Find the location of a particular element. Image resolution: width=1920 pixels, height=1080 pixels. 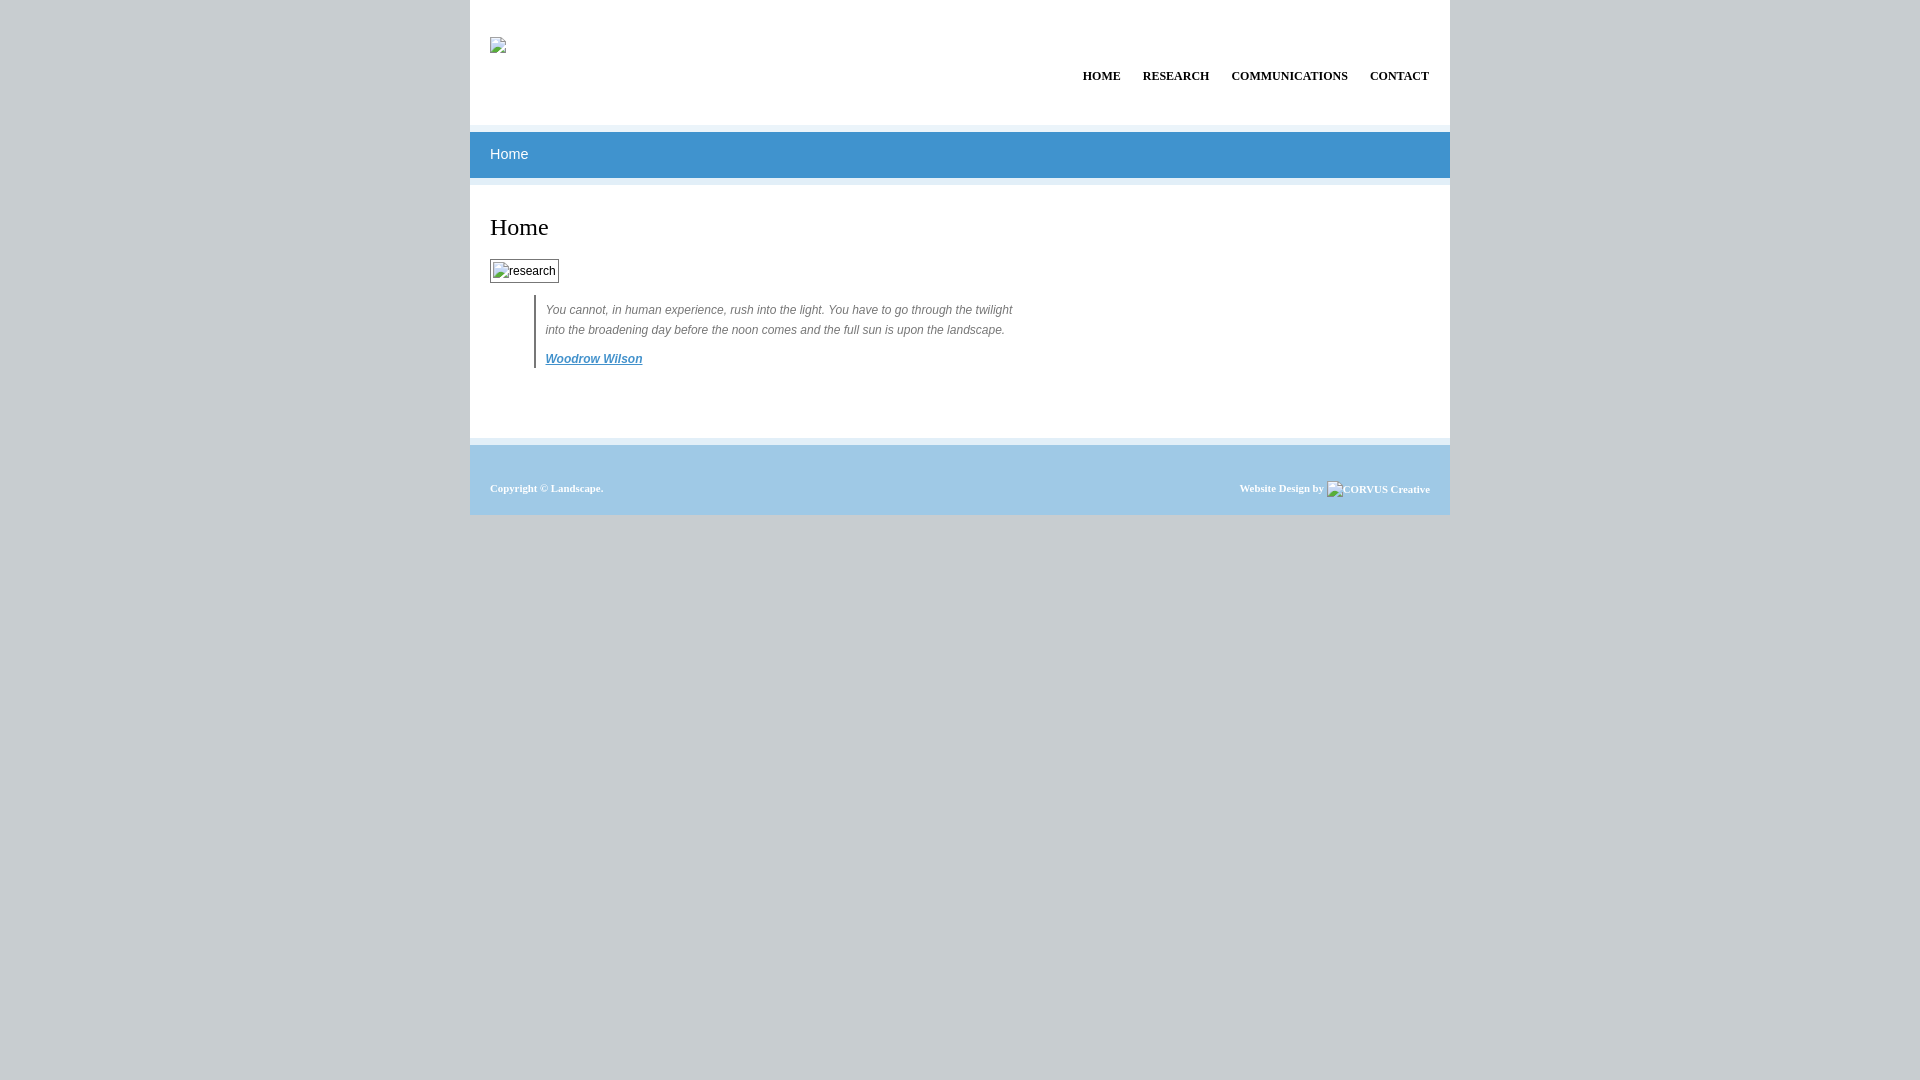

'COMMUNICATIONS' is located at coordinates (1289, 75).